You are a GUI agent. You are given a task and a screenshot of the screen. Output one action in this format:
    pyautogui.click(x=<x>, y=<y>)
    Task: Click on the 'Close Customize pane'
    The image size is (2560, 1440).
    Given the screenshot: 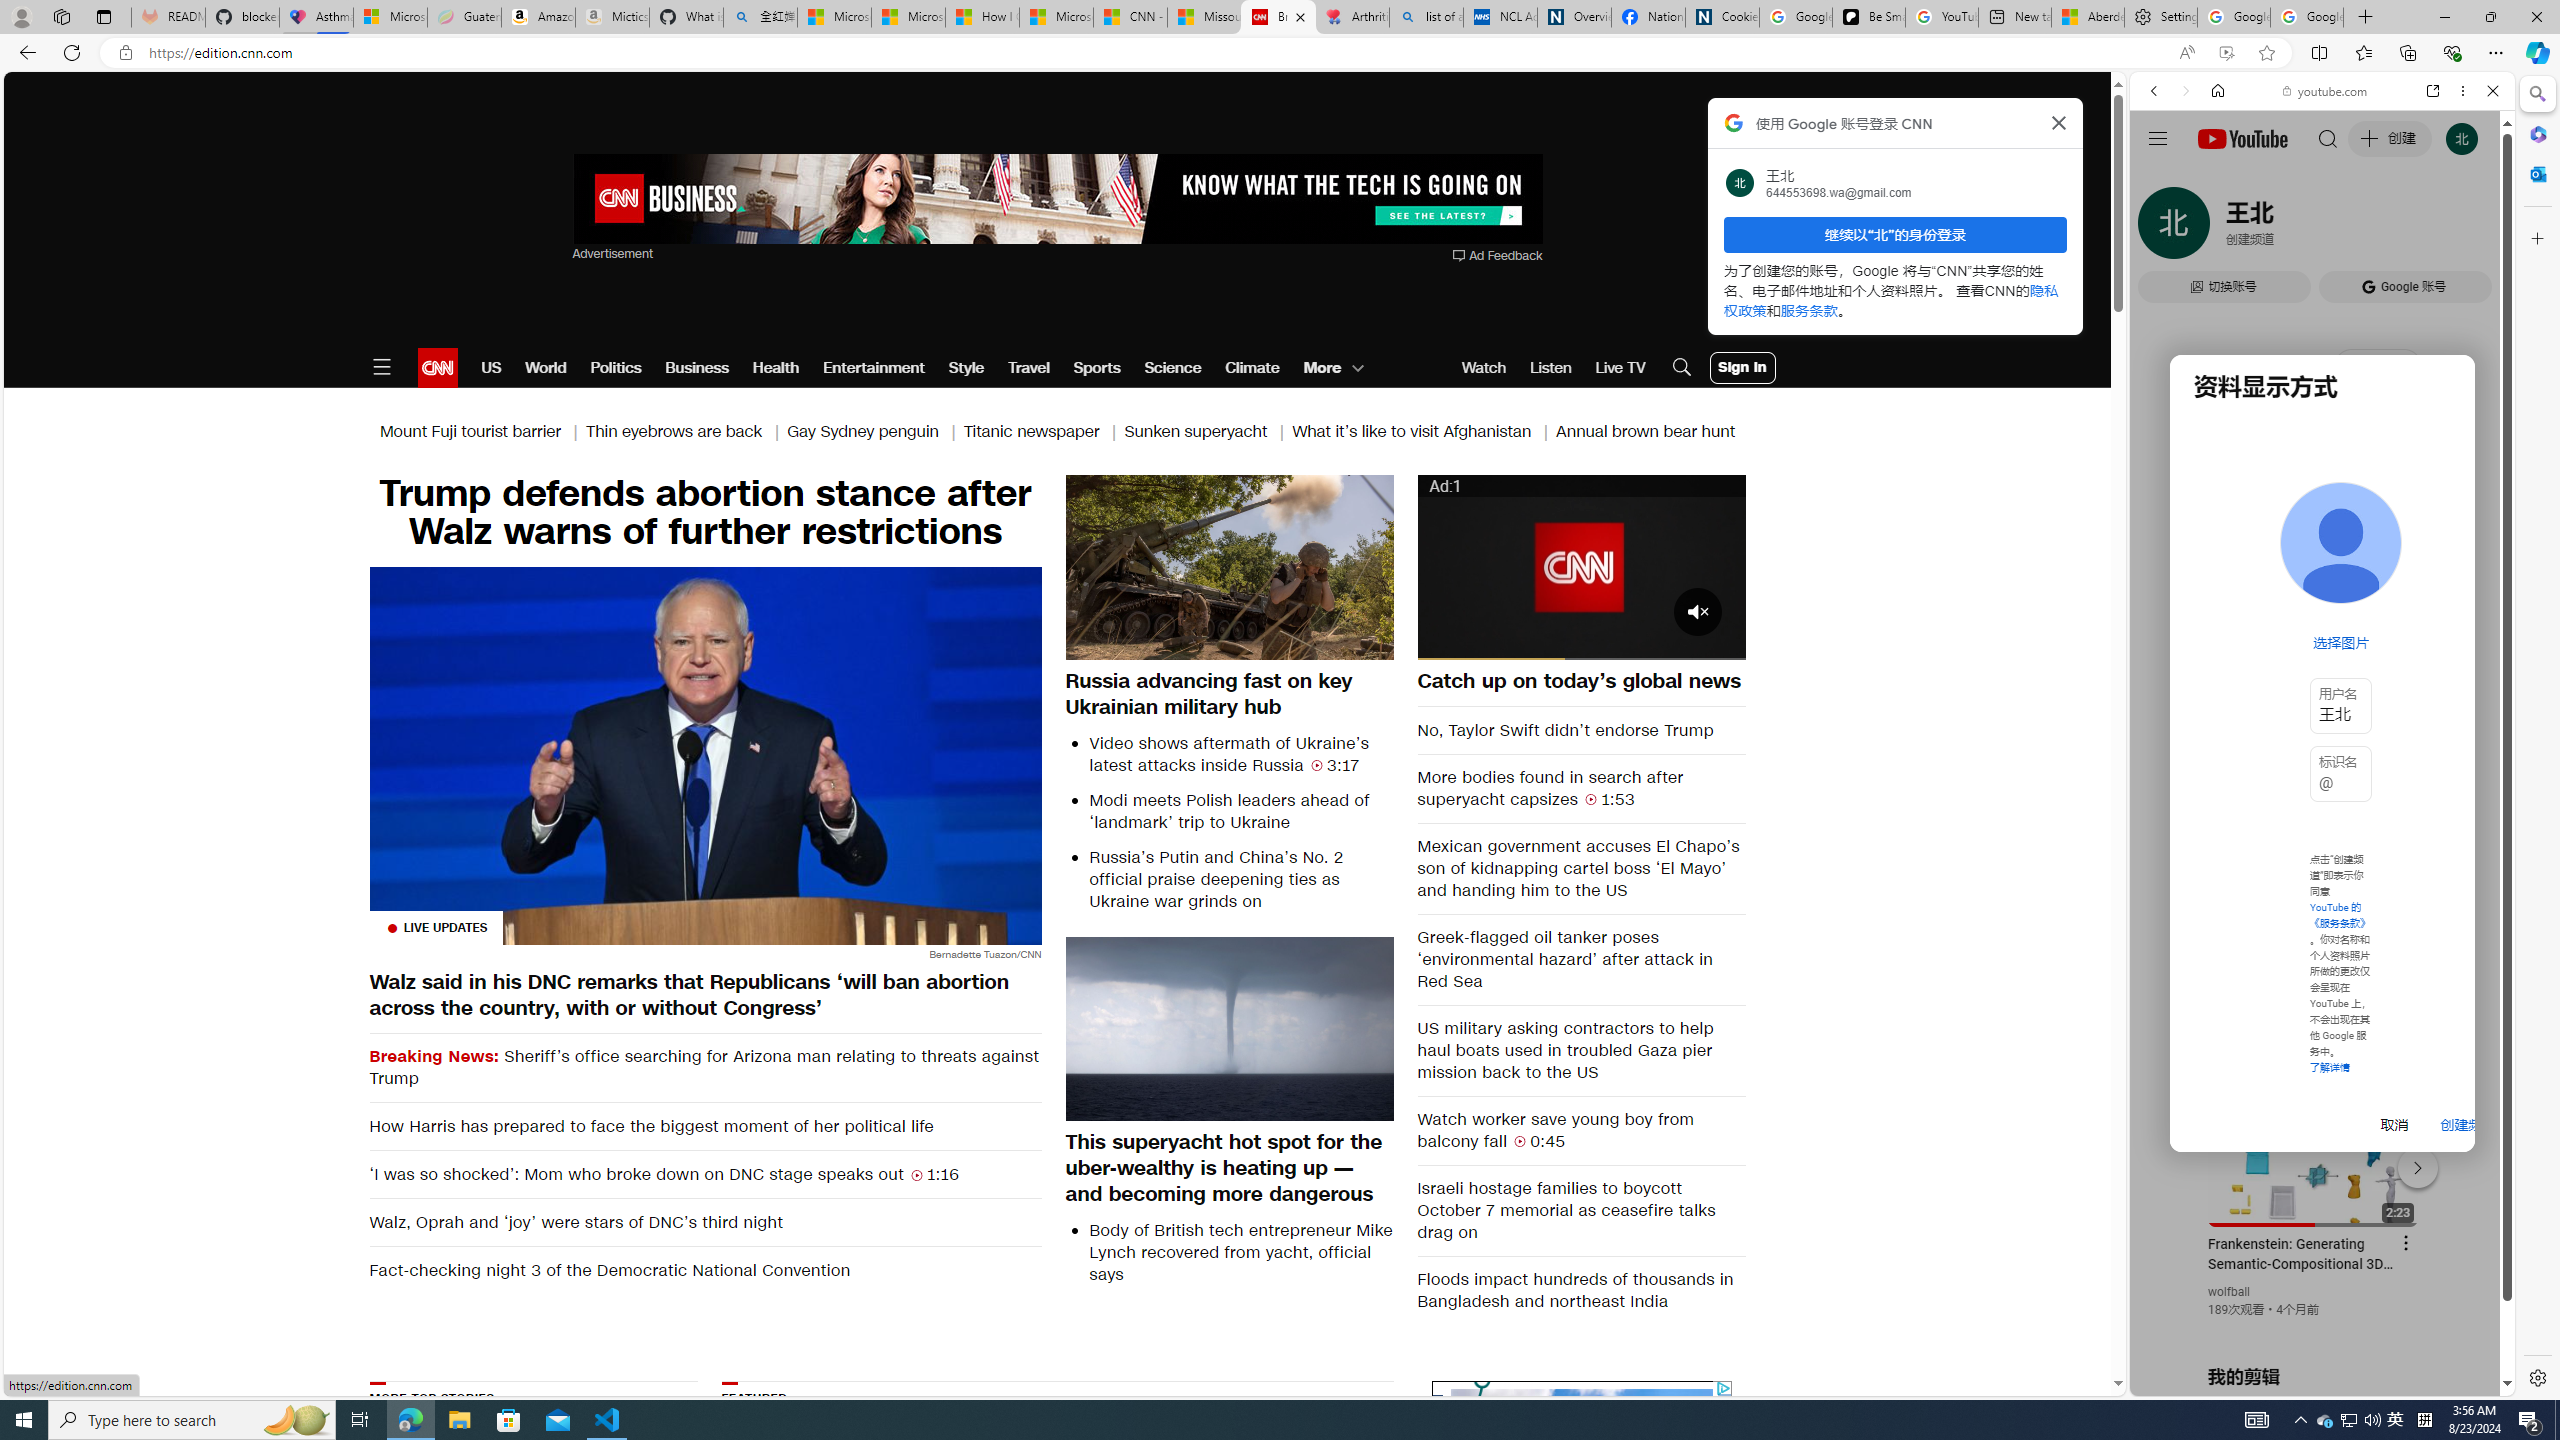 What is the action you would take?
    pyautogui.click(x=2535, y=237)
    